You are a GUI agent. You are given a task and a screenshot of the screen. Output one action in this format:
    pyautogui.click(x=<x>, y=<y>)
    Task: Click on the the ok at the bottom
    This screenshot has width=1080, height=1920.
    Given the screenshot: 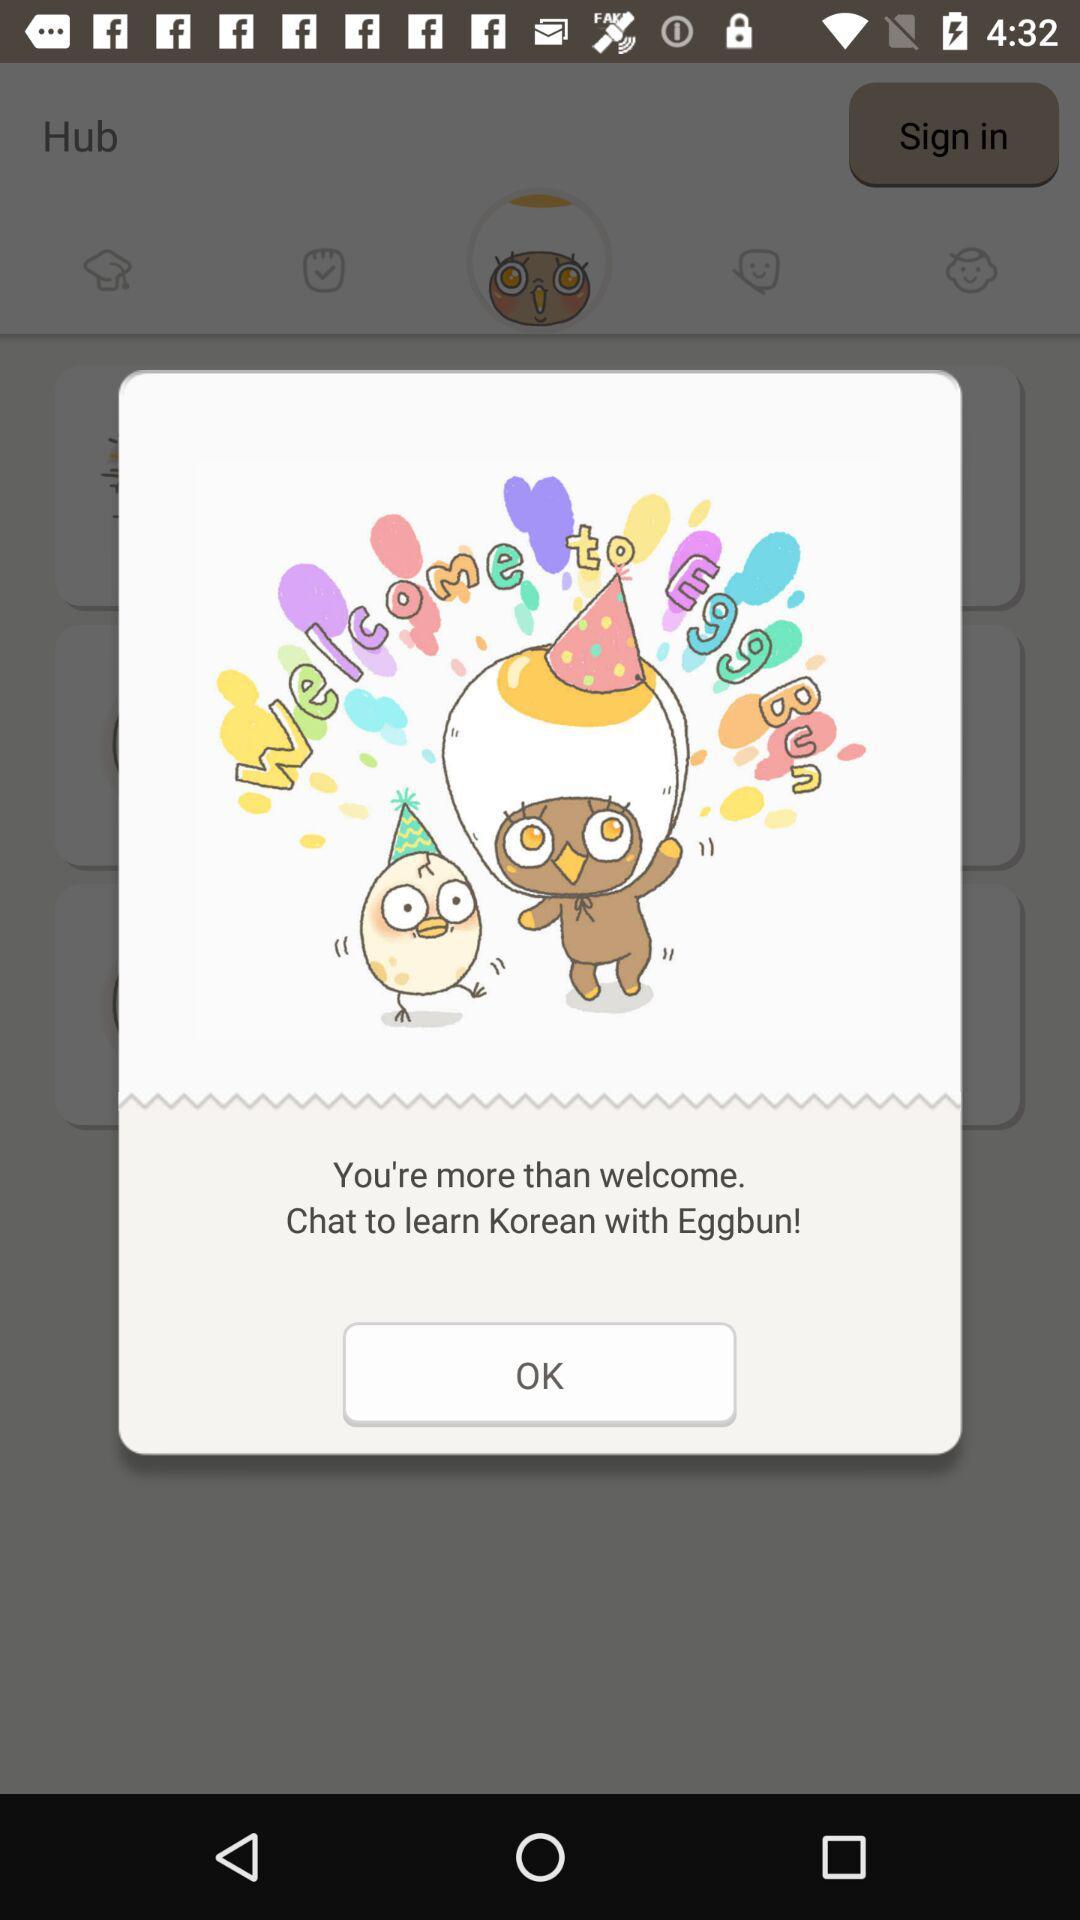 What is the action you would take?
    pyautogui.click(x=538, y=1373)
    